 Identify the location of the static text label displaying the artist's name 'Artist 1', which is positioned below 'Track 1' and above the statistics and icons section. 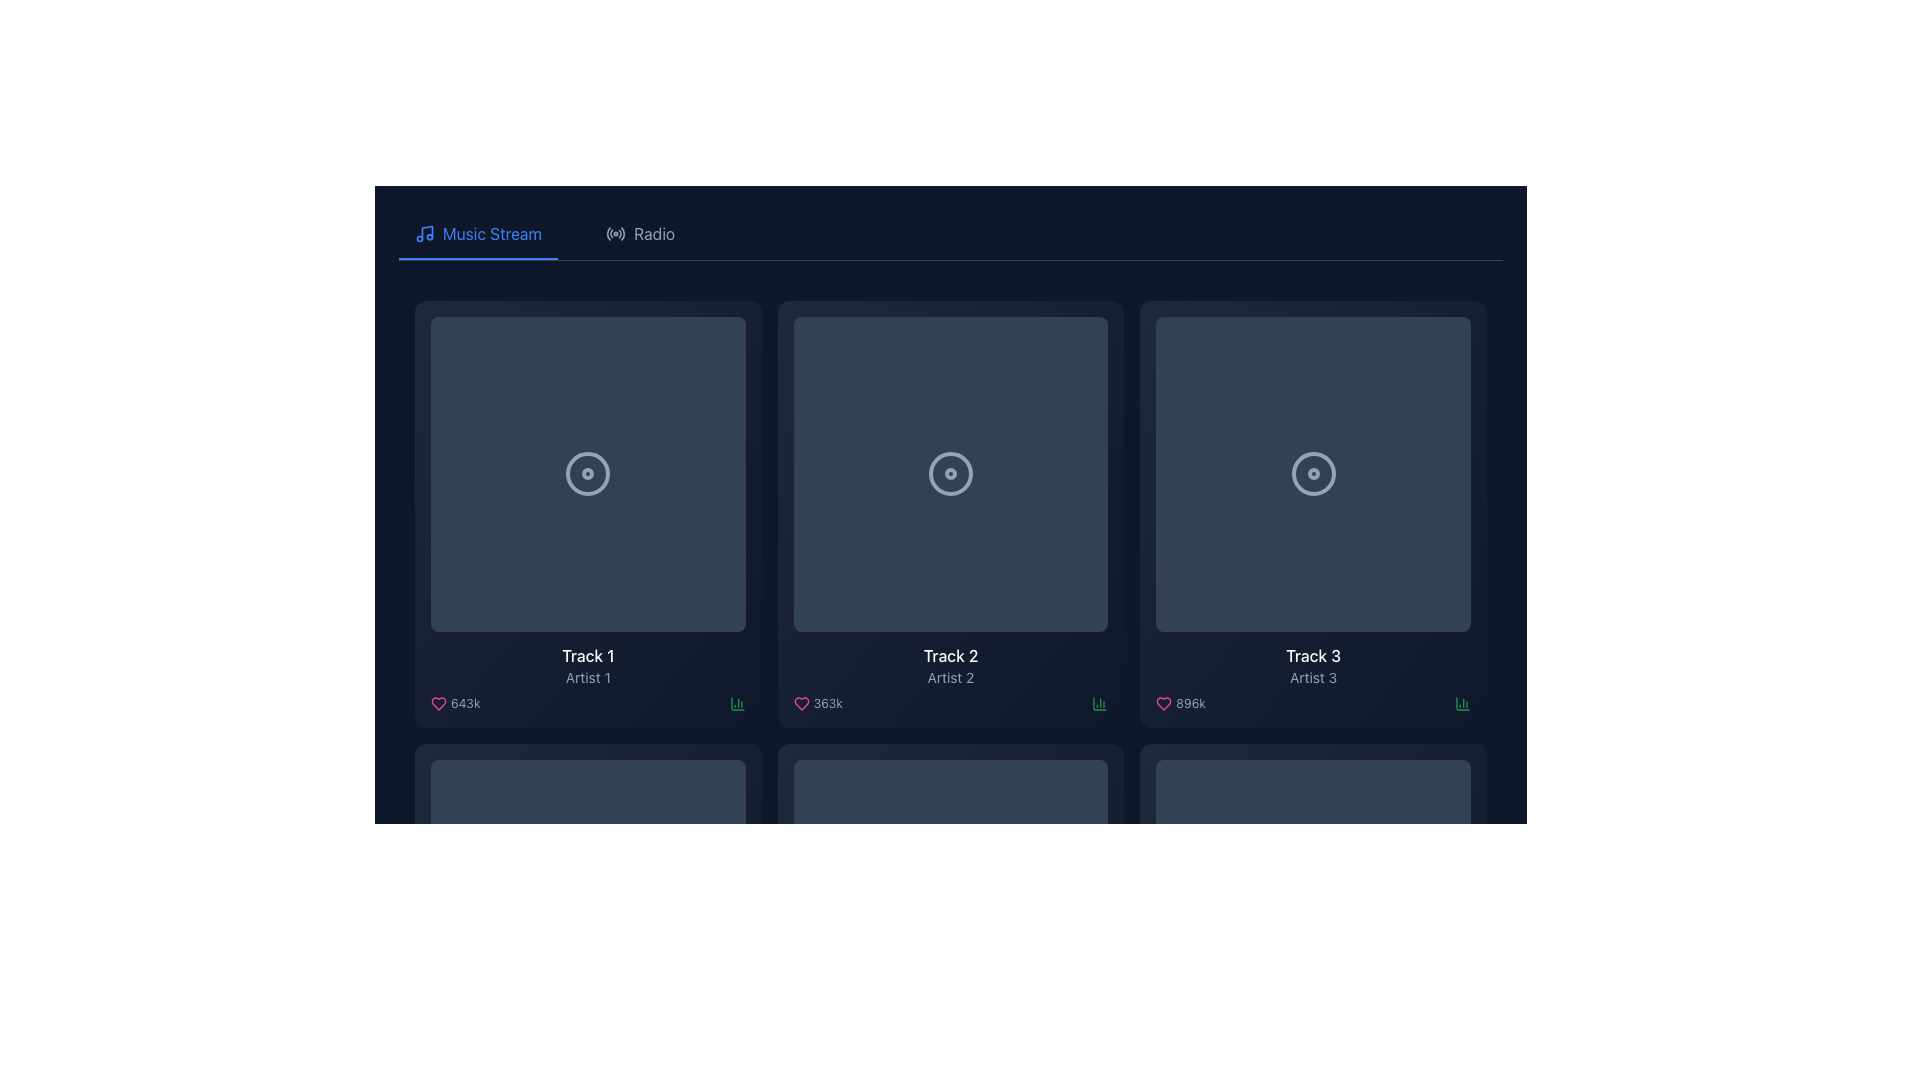
(587, 676).